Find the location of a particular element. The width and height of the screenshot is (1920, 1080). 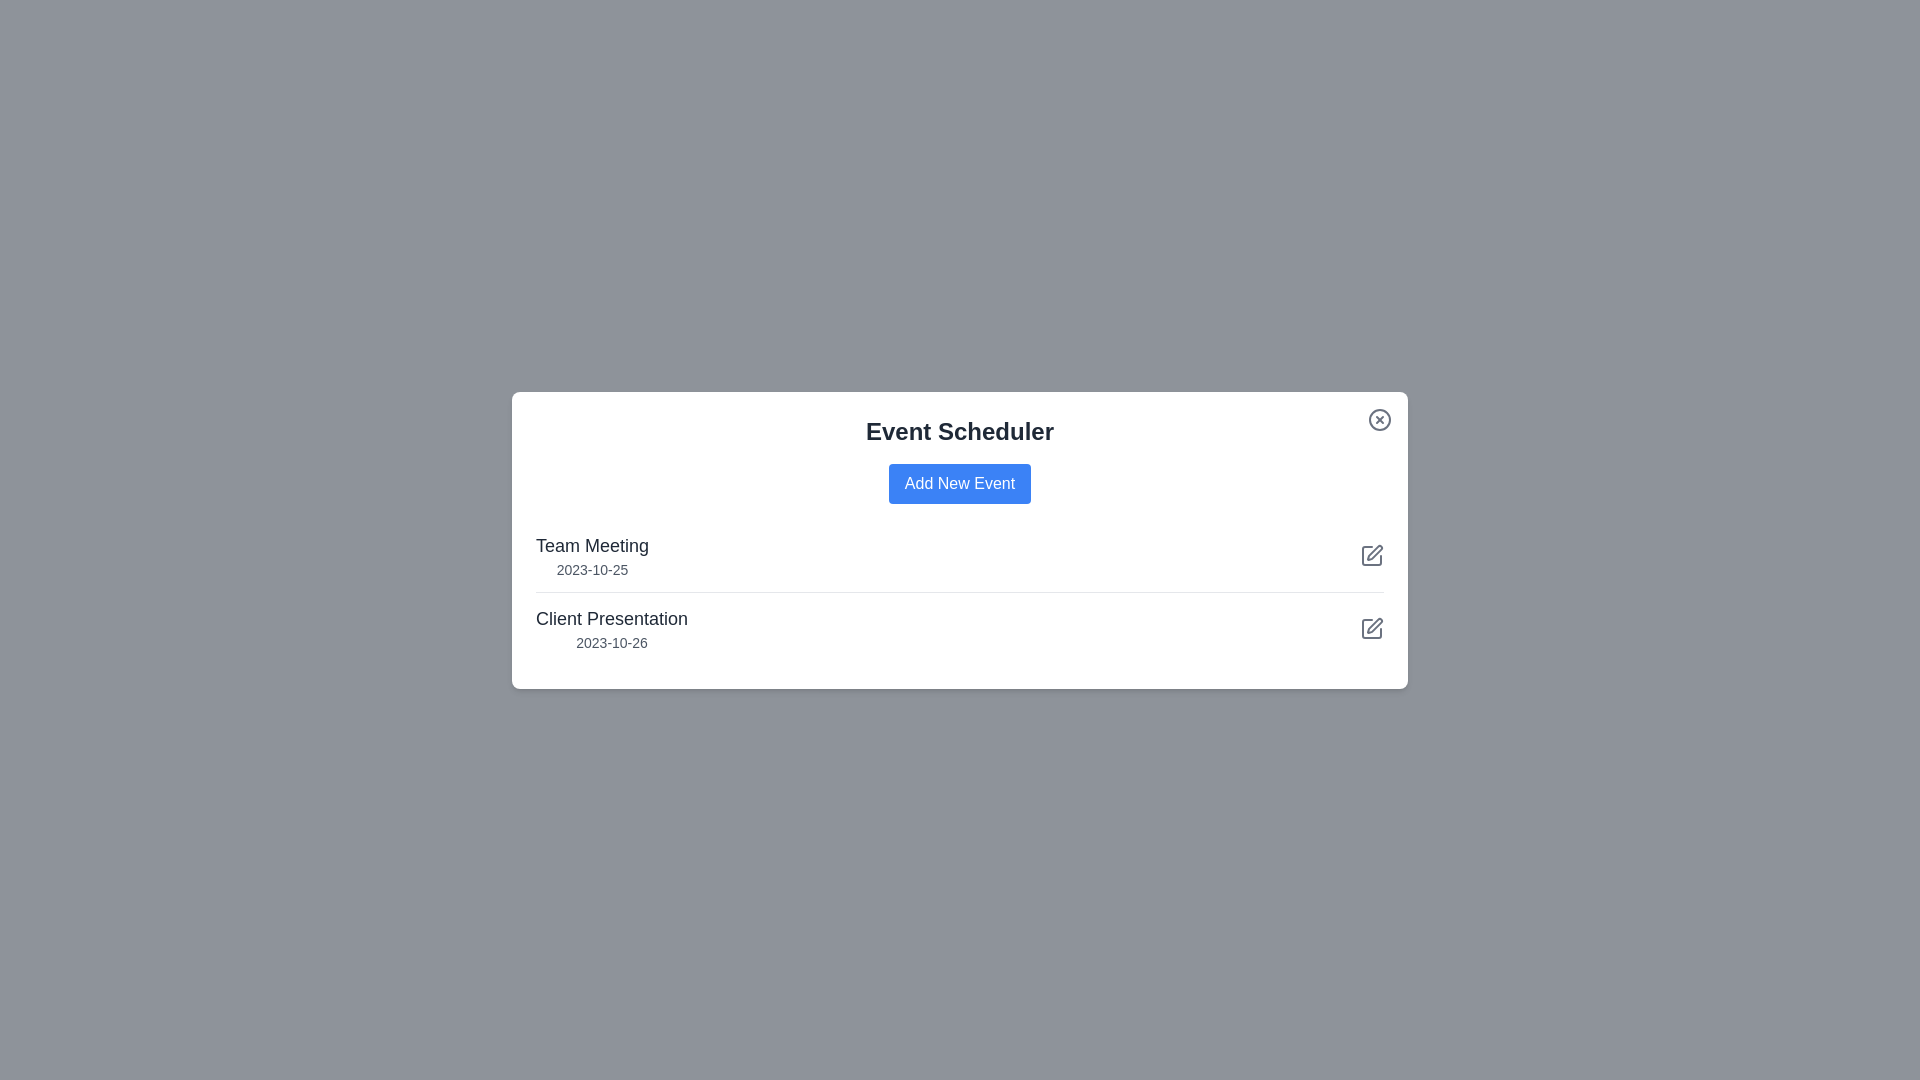

the 'Add New Event' button, which is a rectangular button with a blue background and white text, located at the center-top of the event details card is located at coordinates (960, 483).